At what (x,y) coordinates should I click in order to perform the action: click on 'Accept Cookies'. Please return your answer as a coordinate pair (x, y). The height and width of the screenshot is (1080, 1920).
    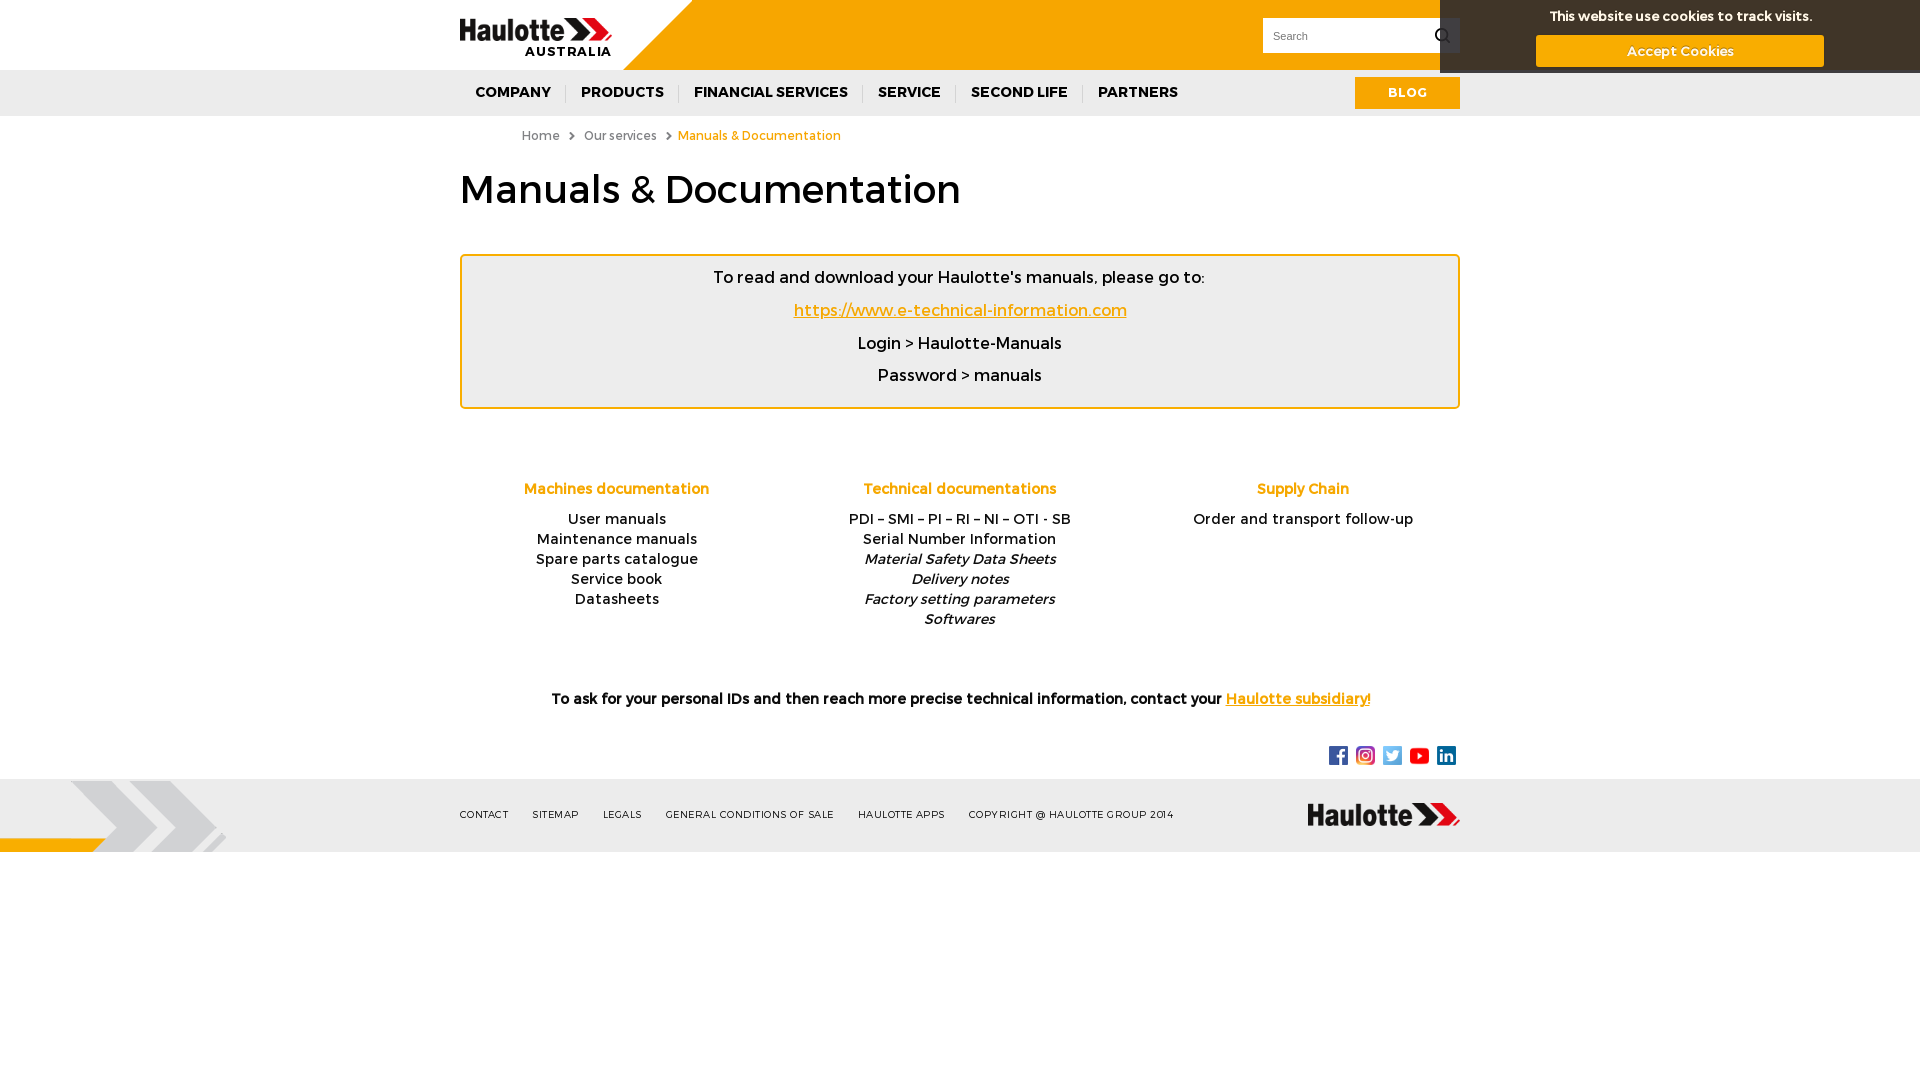
    Looking at the image, I should click on (1680, 49).